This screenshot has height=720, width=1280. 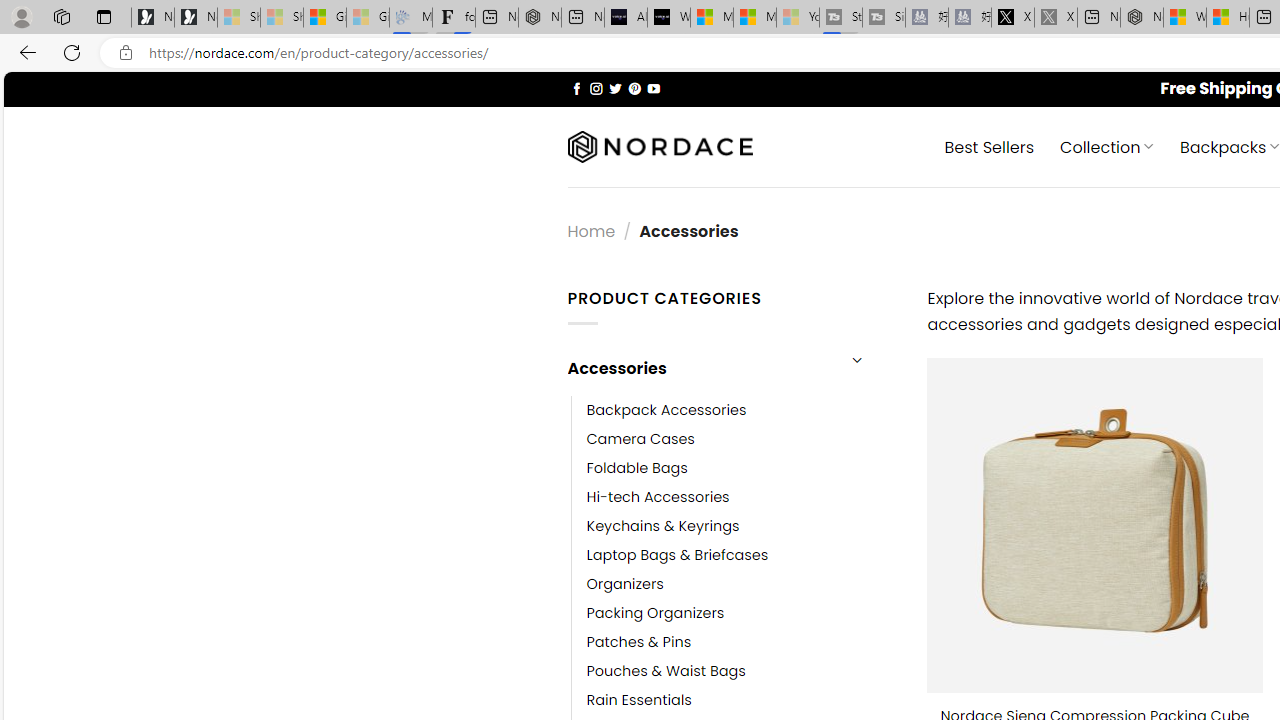 What do you see at coordinates (640, 438) in the screenshot?
I see `'Camera Cases'` at bounding box center [640, 438].